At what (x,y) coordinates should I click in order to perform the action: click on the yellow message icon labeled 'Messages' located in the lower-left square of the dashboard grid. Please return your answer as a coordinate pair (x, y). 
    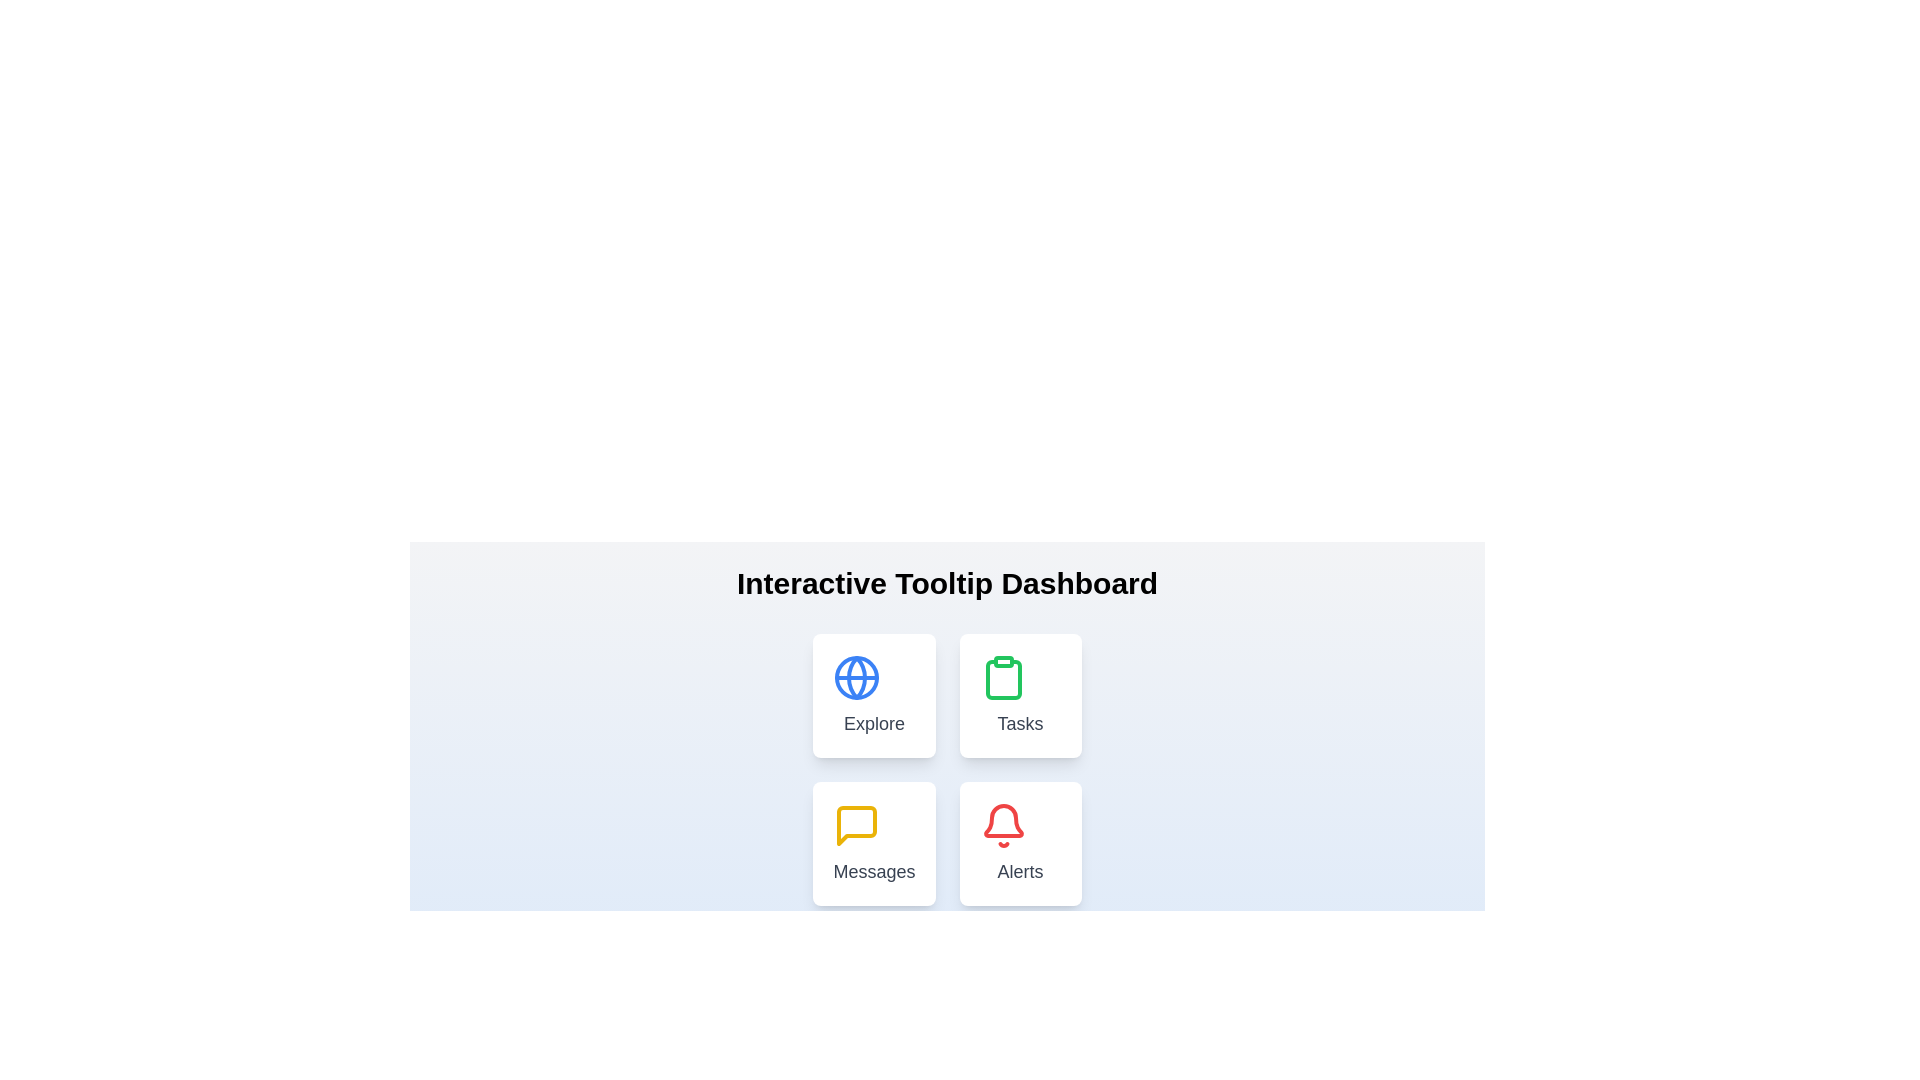
    Looking at the image, I should click on (857, 825).